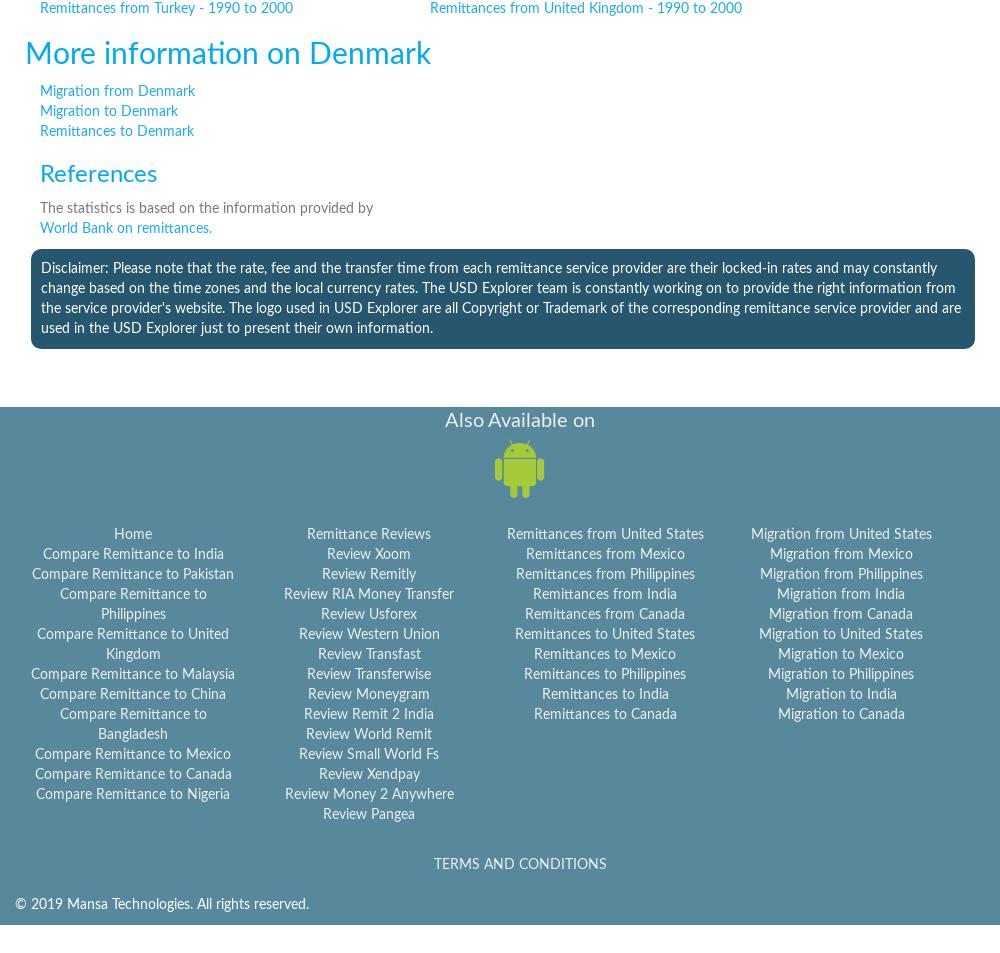  What do you see at coordinates (132, 725) in the screenshot?
I see `'Compare Remittance to Bangladesh'` at bounding box center [132, 725].